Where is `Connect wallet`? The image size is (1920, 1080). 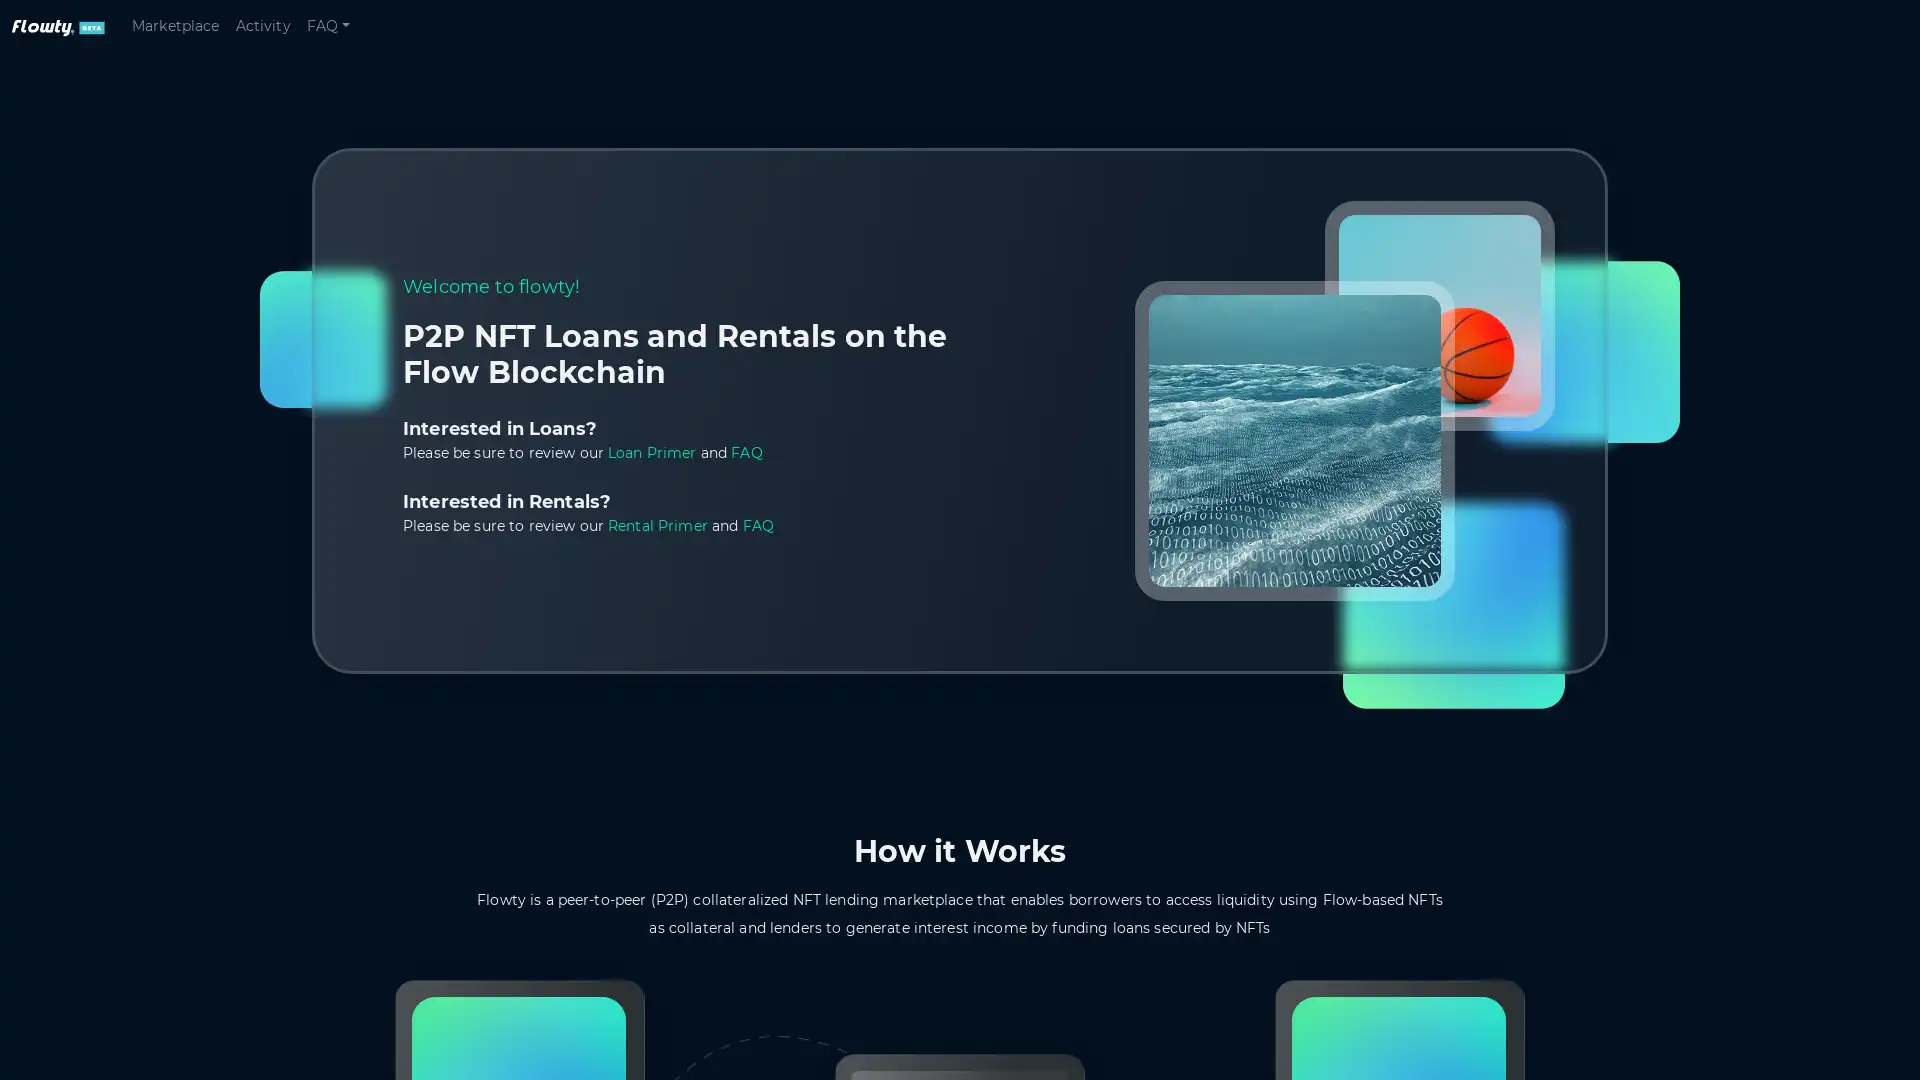
Connect wallet is located at coordinates (1831, 27).